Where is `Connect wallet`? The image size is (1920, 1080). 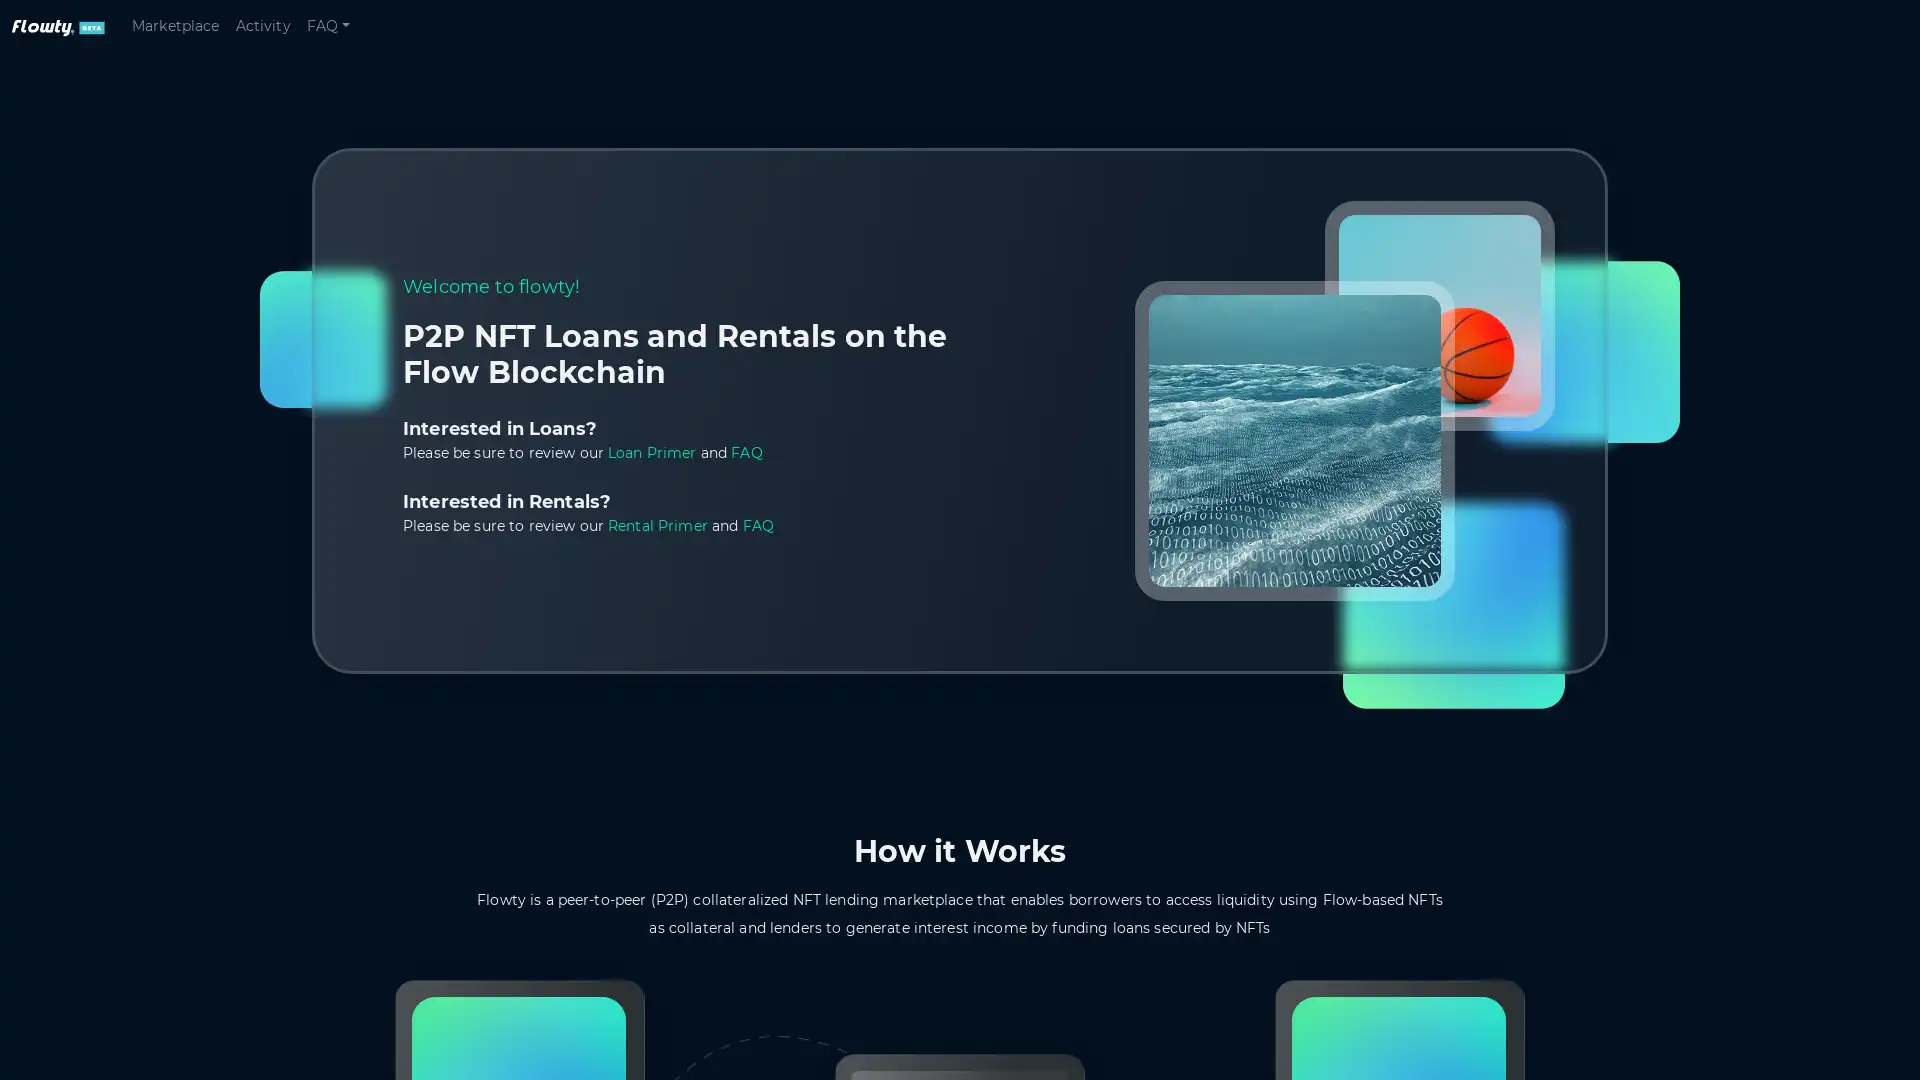
Connect wallet is located at coordinates (1831, 27).